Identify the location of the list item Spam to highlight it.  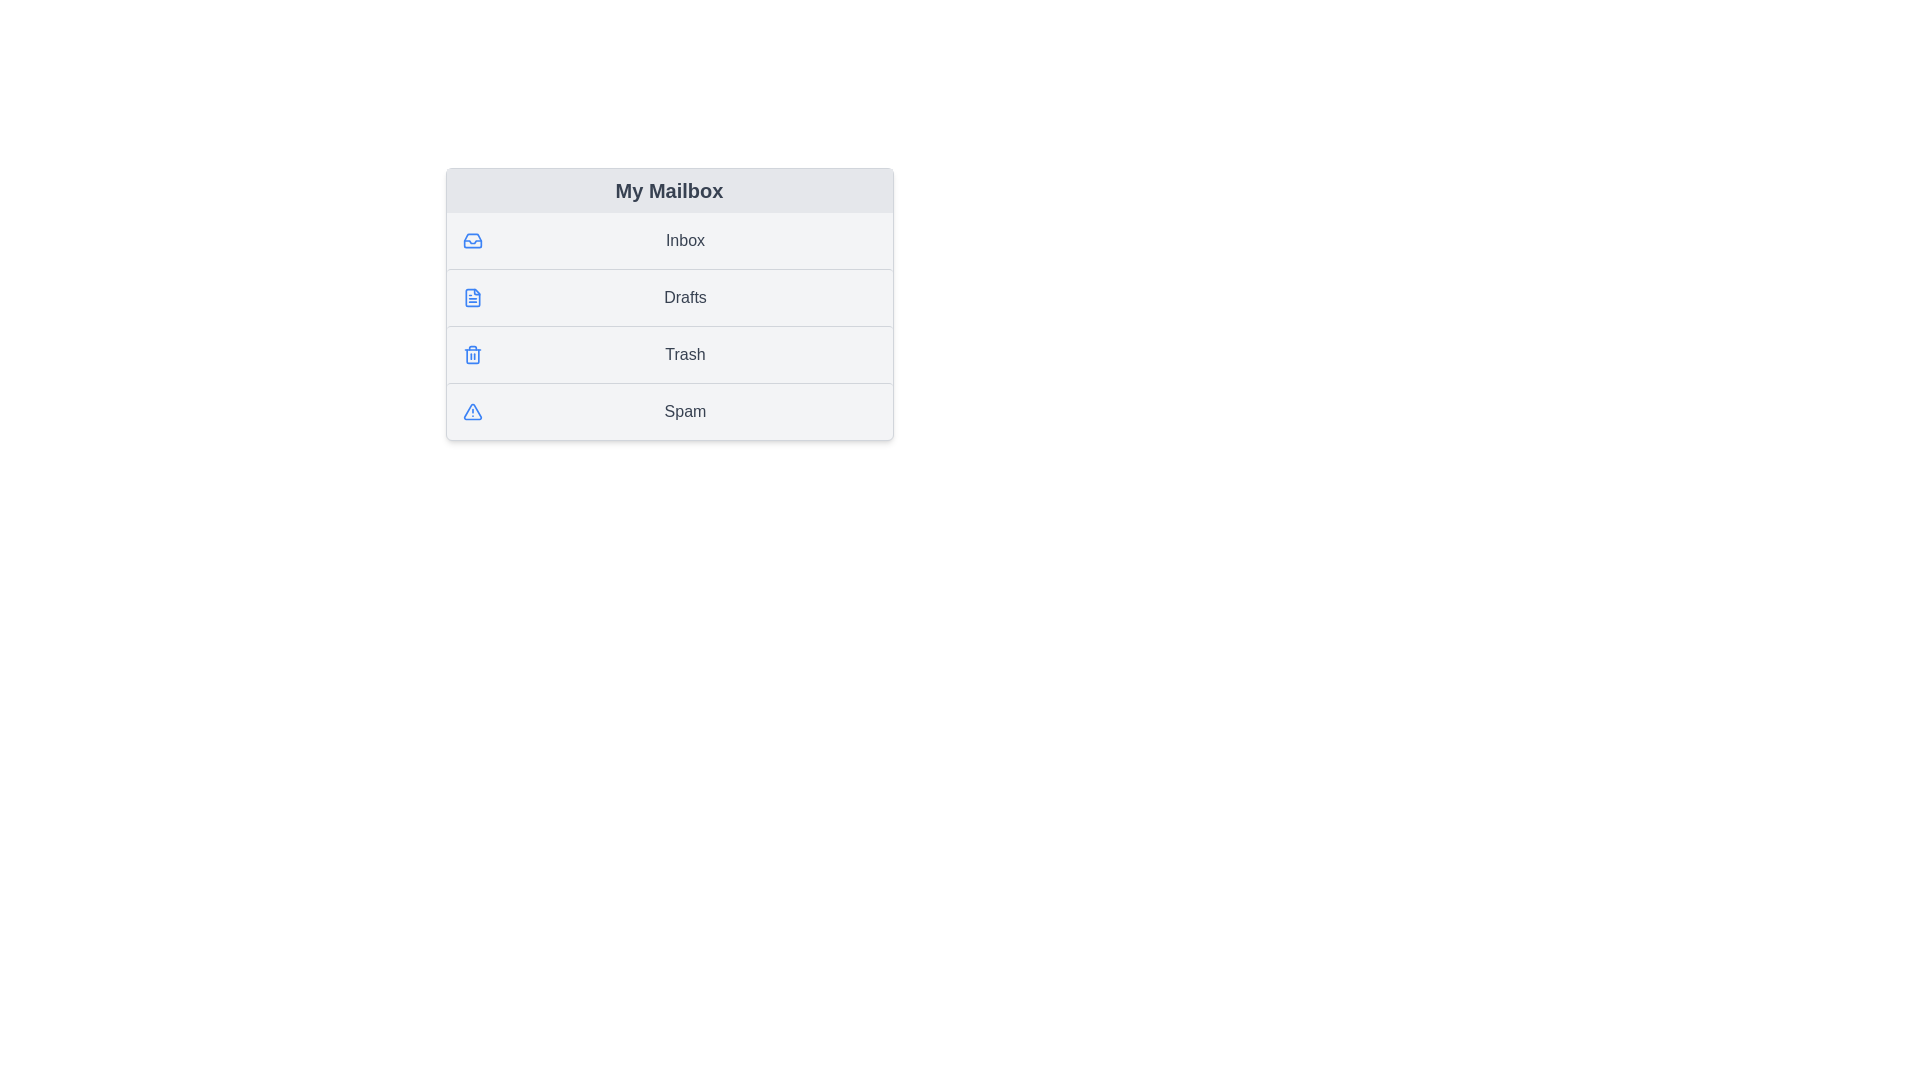
(669, 410).